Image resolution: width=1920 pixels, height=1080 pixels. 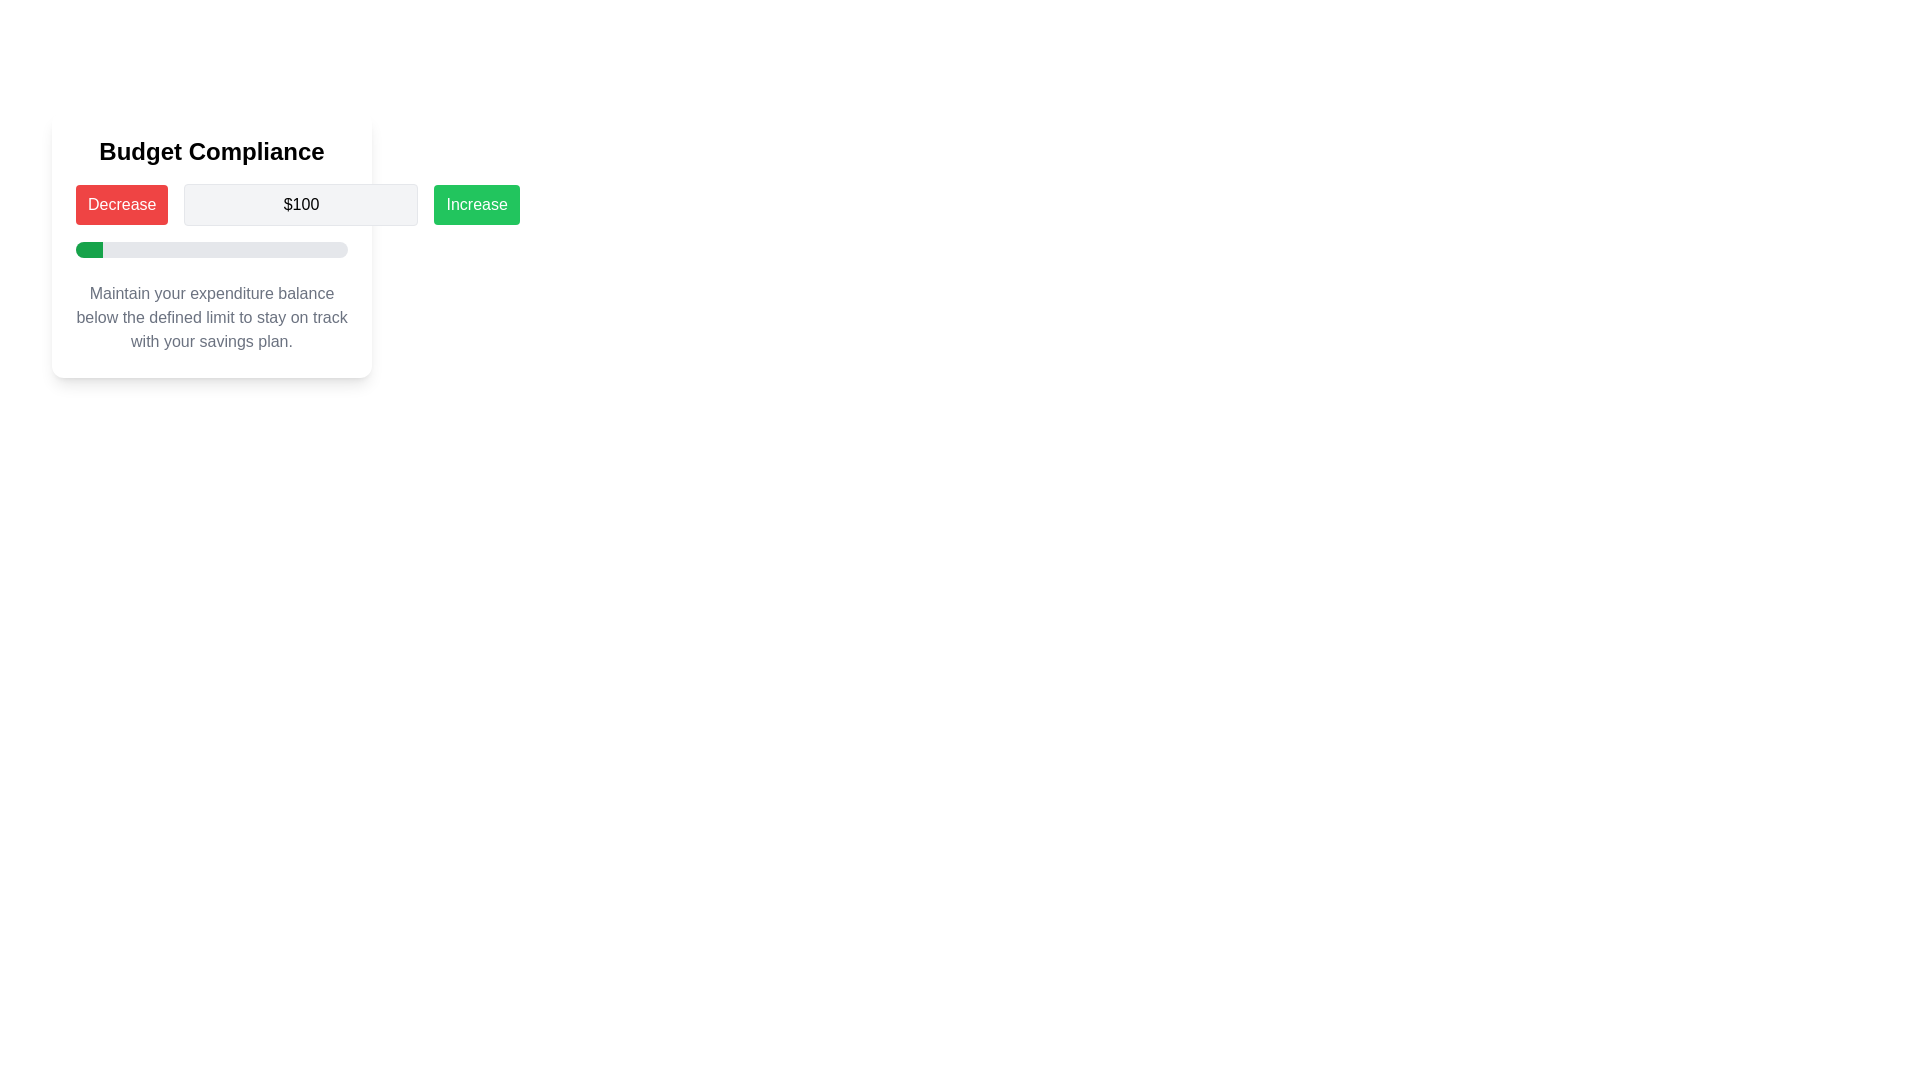 I want to click on the read-only text input field displaying the current budget or balance, so click(x=300, y=204).